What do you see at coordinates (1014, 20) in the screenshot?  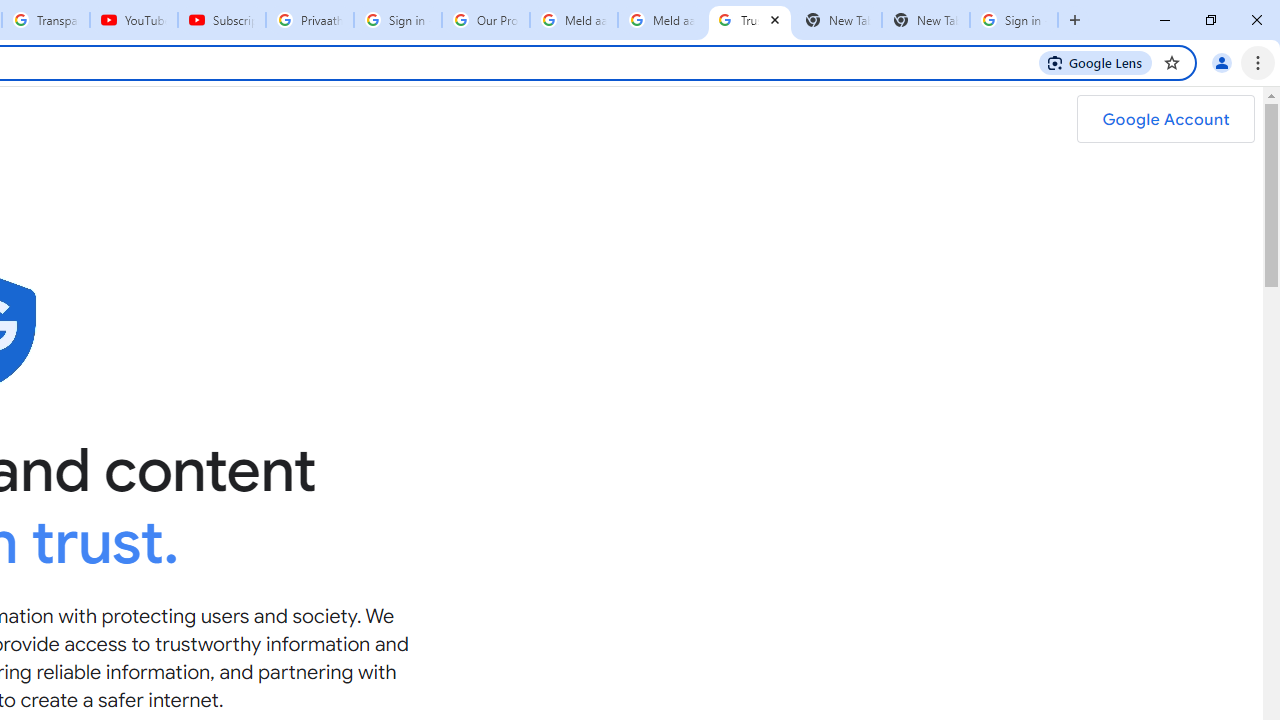 I see `'Sign in - Google Accounts'` at bounding box center [1014, 20].